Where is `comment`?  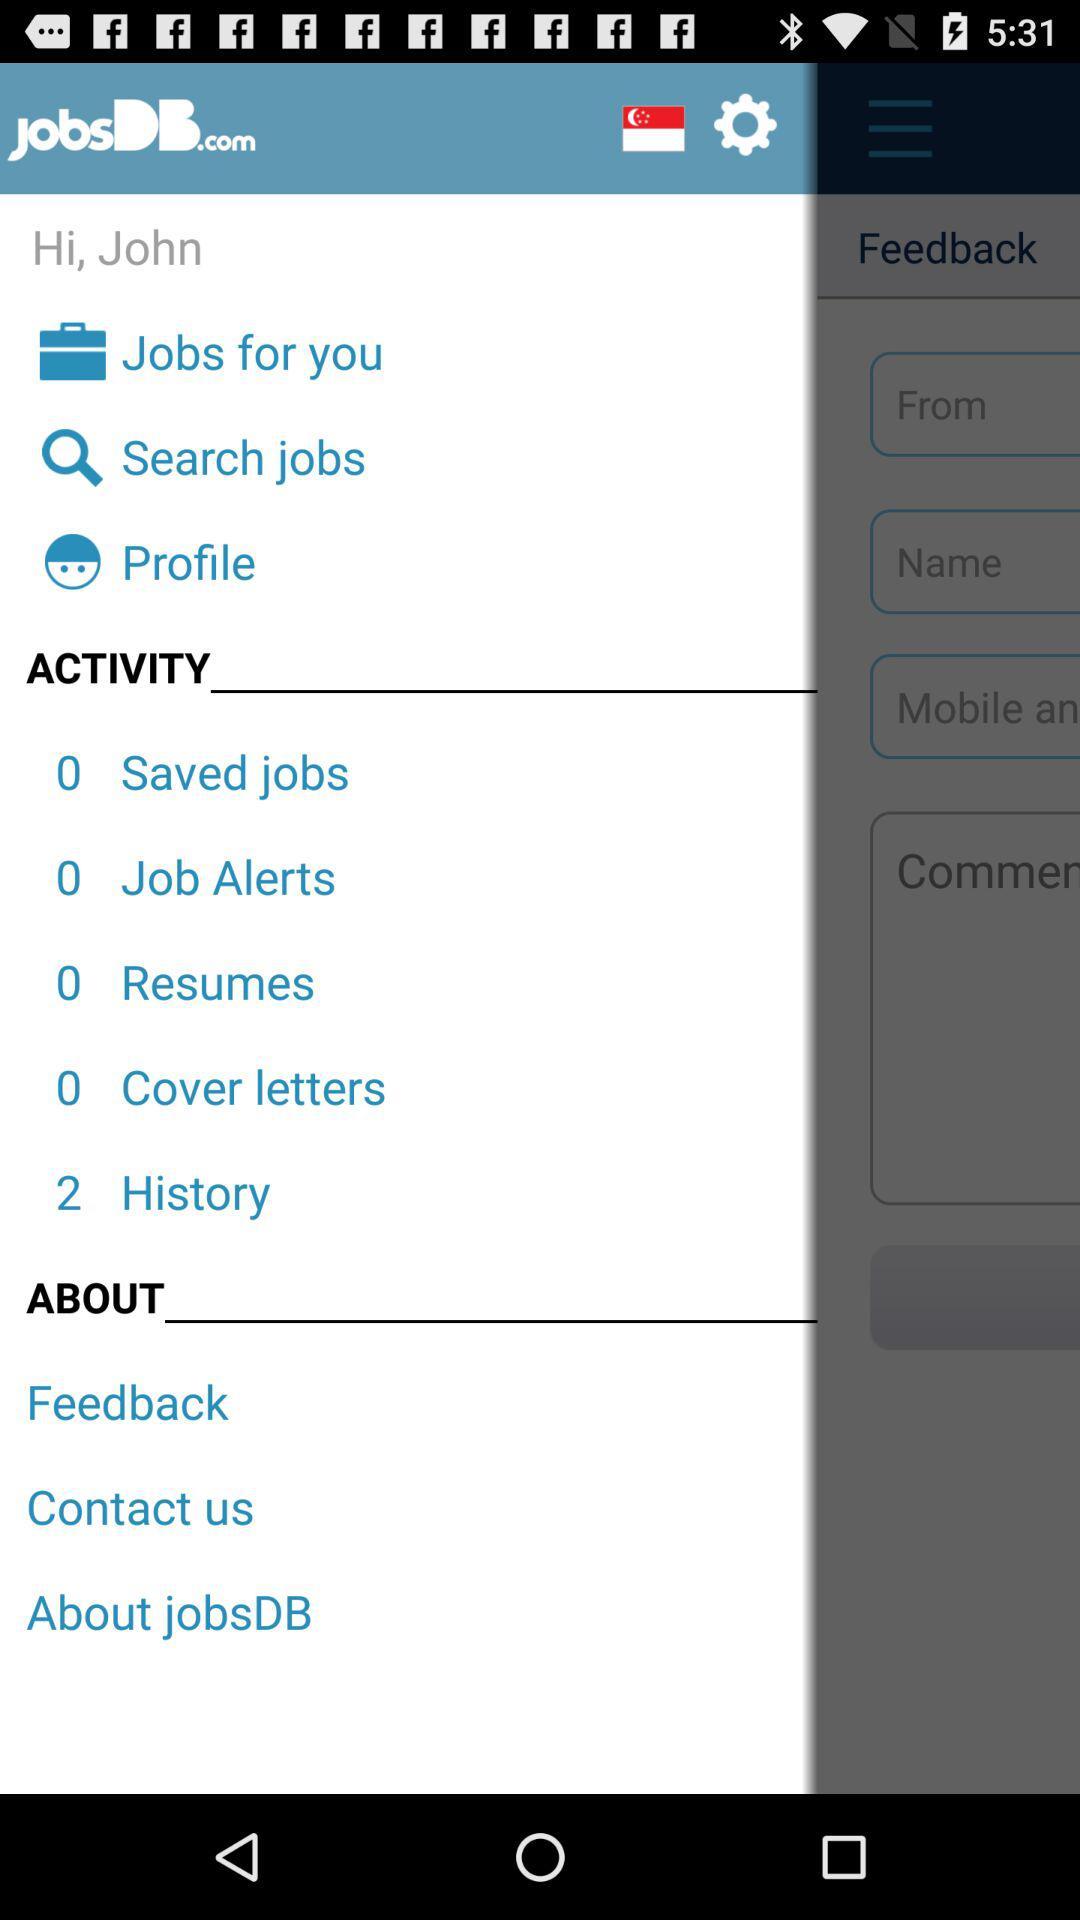 comment is located at coordinates (974, 1008).